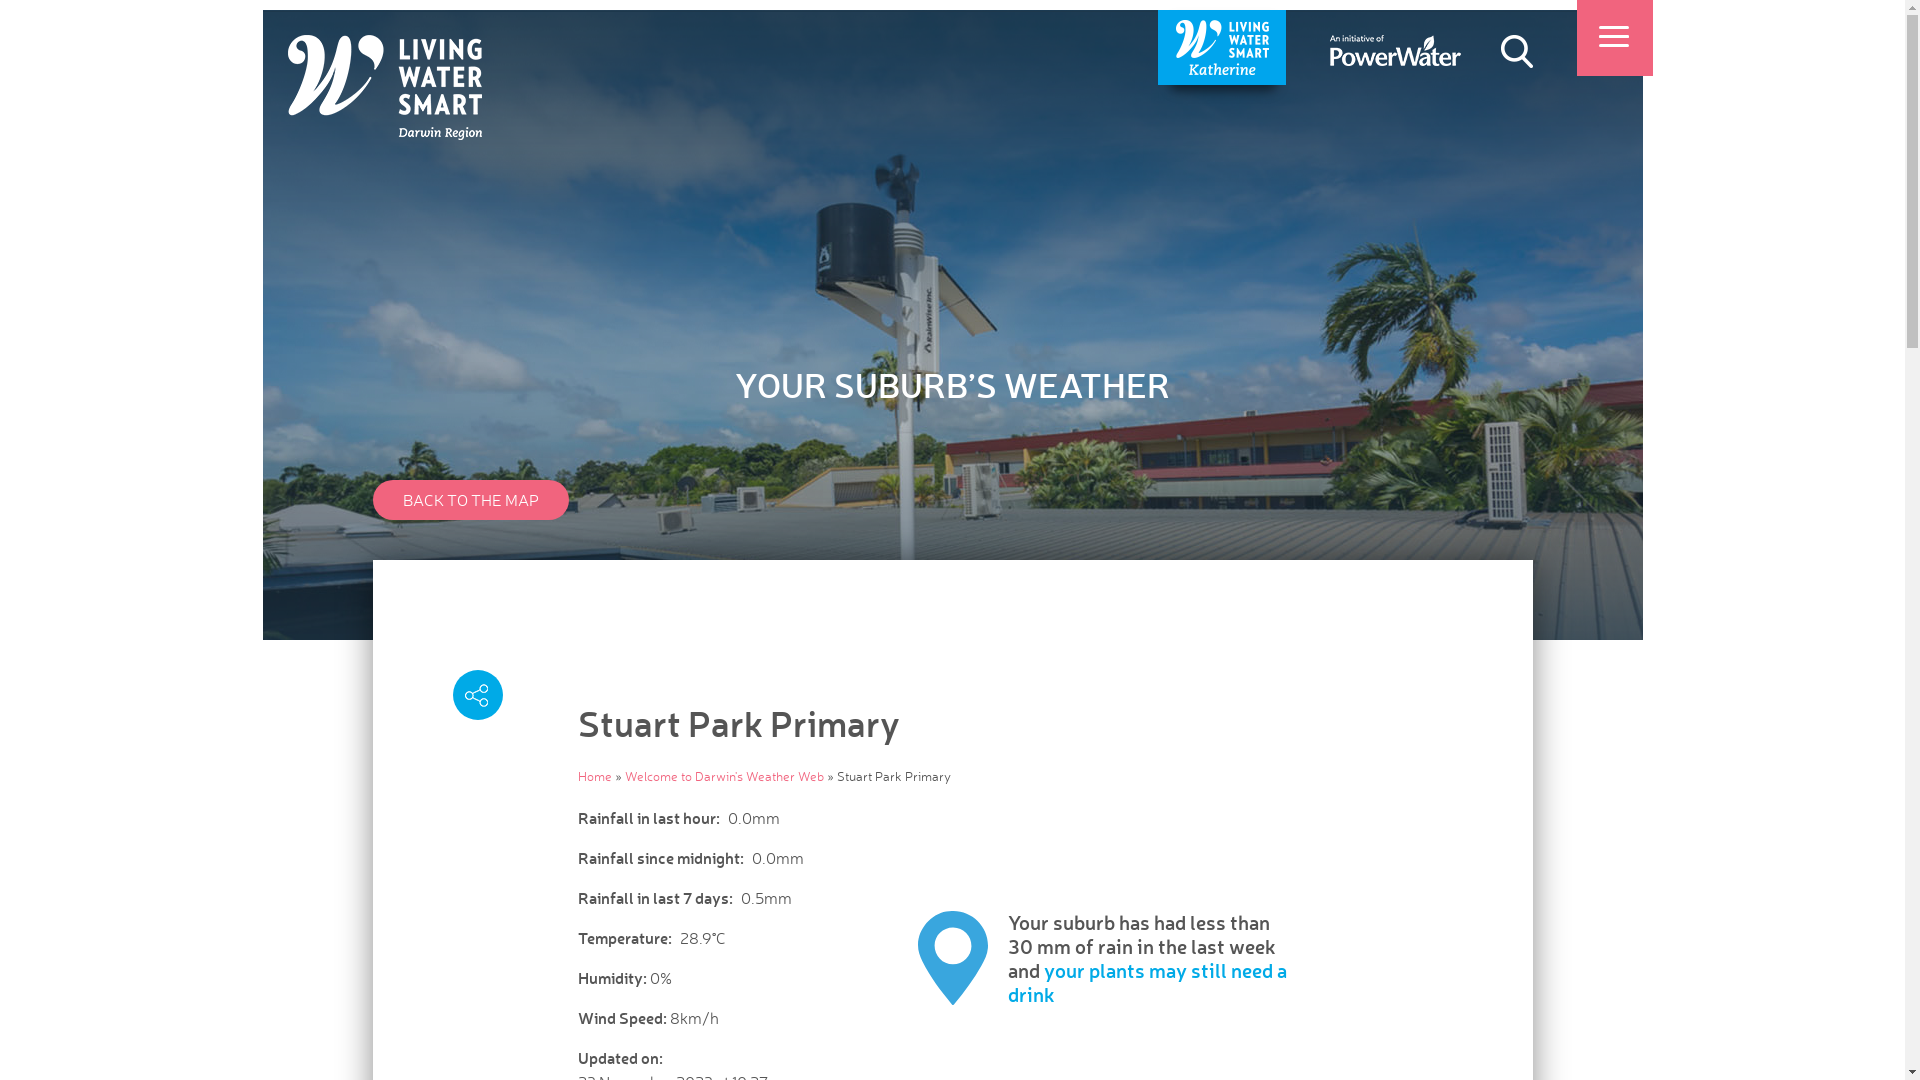 The height and width of the screenshot is (1080, 1920). Describe the element at coordinates (0, 10) in the screenshot. I see `'Skip to main content'` at that location.